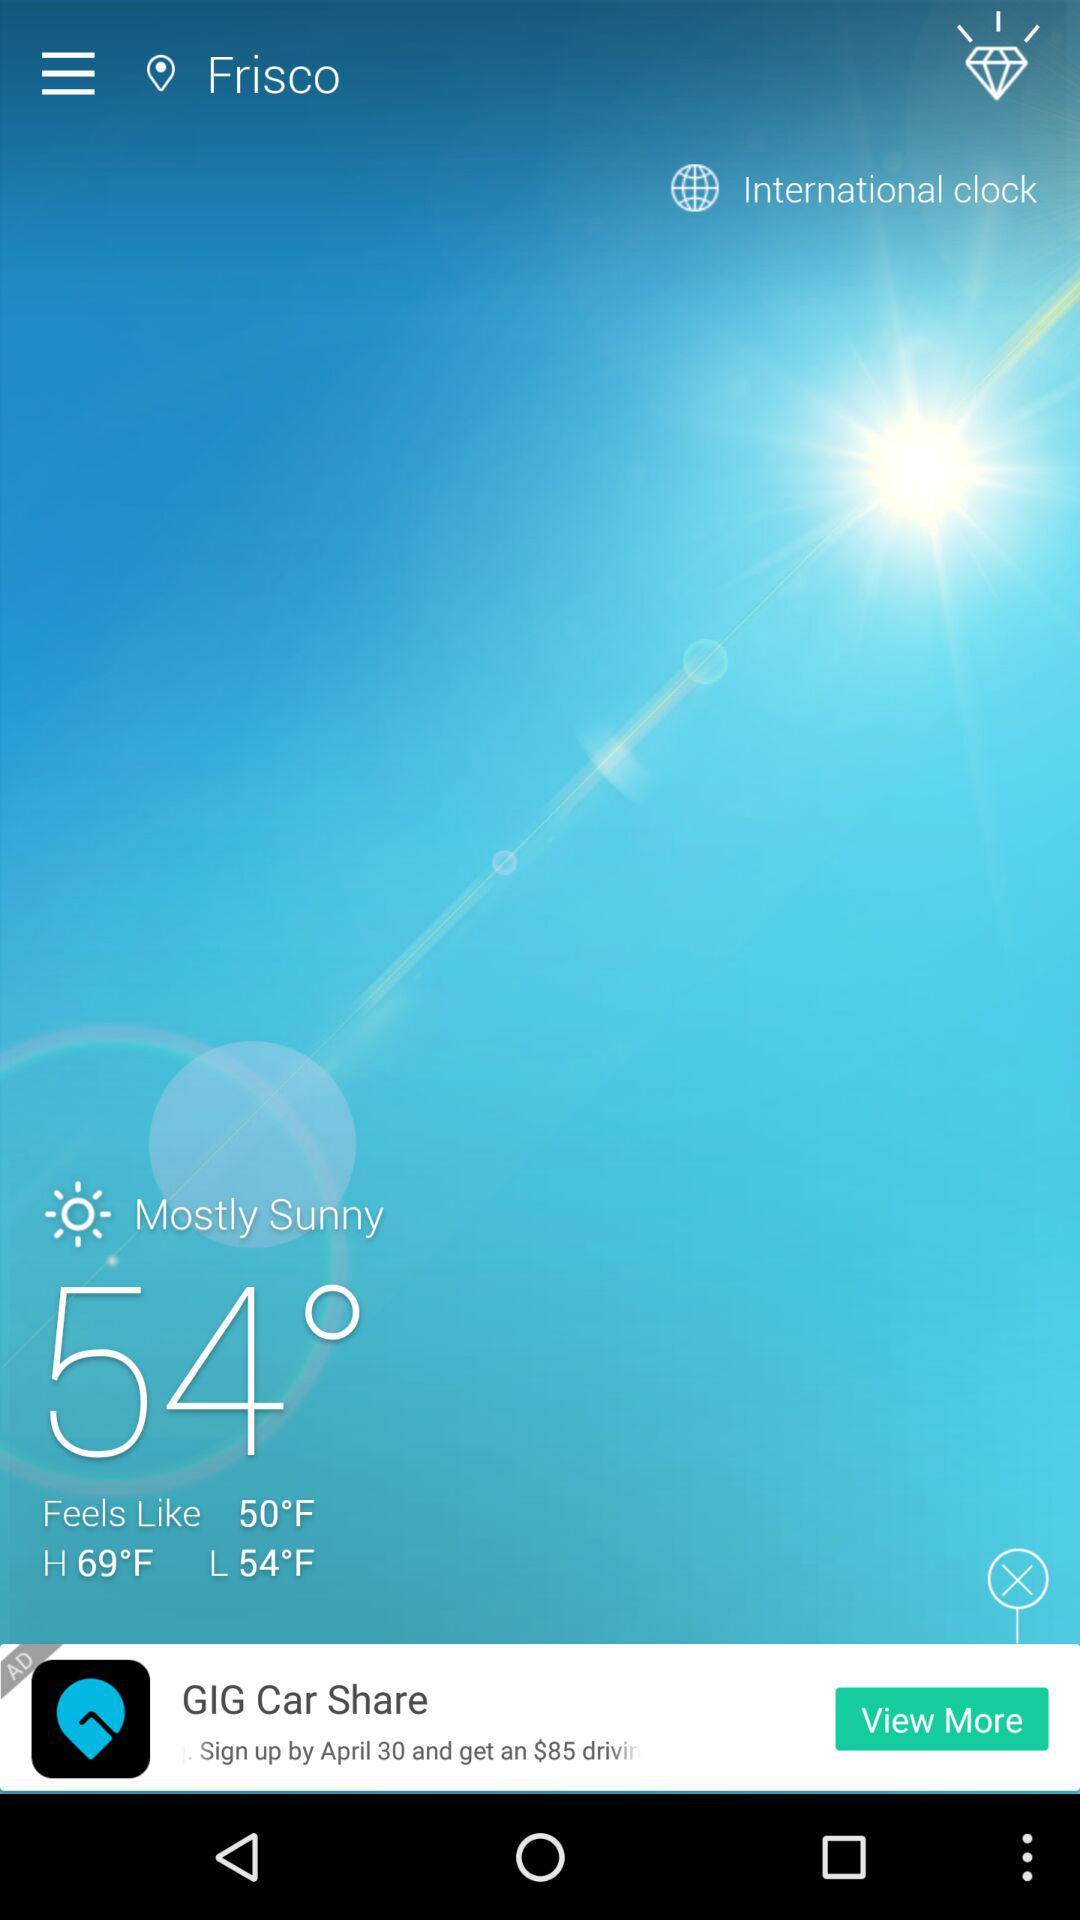 Image resolution: width=1080 pixels, height=1920 pixels. I want to click on the menu icon, so click(72, 78).